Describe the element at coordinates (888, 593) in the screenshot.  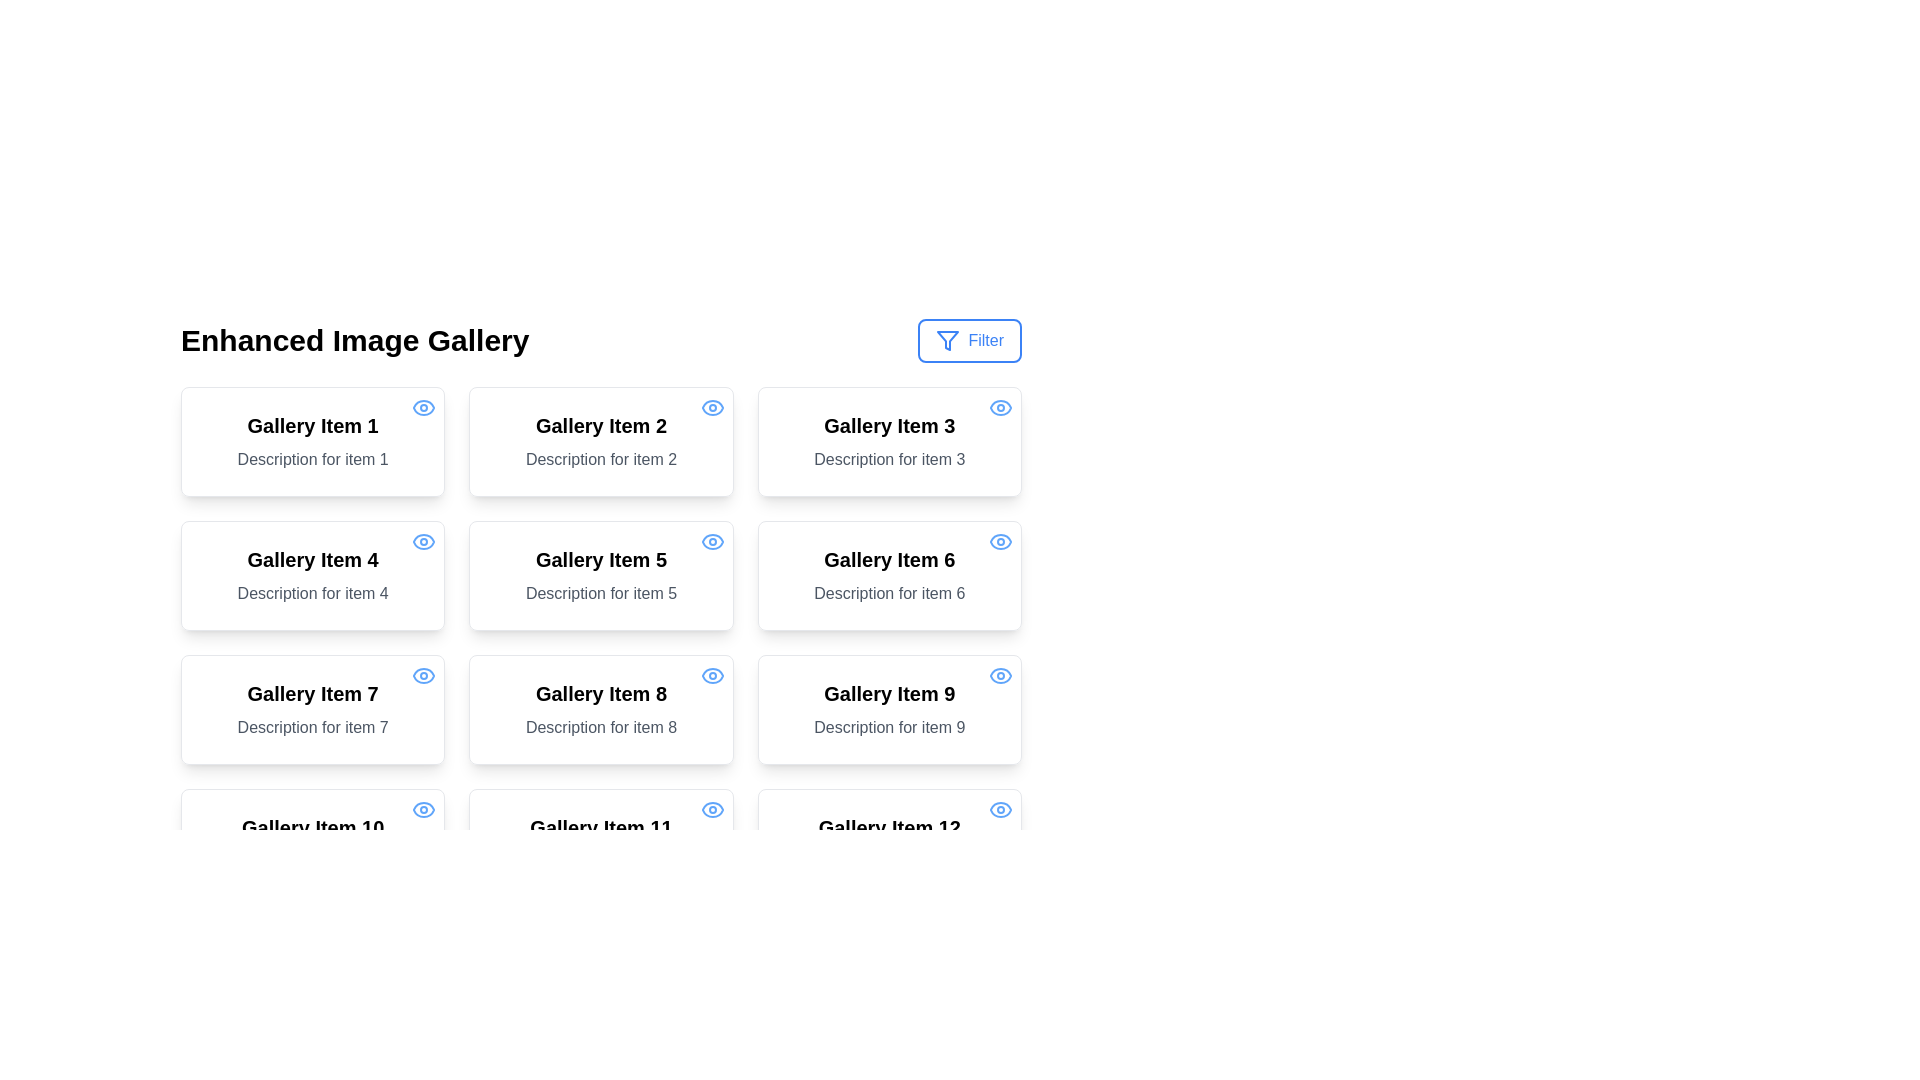
I see `the gray text label displaying 'Description for item 6' located at the center of the lower portion of the item card titled 'Gallery Item 6'` at that location.